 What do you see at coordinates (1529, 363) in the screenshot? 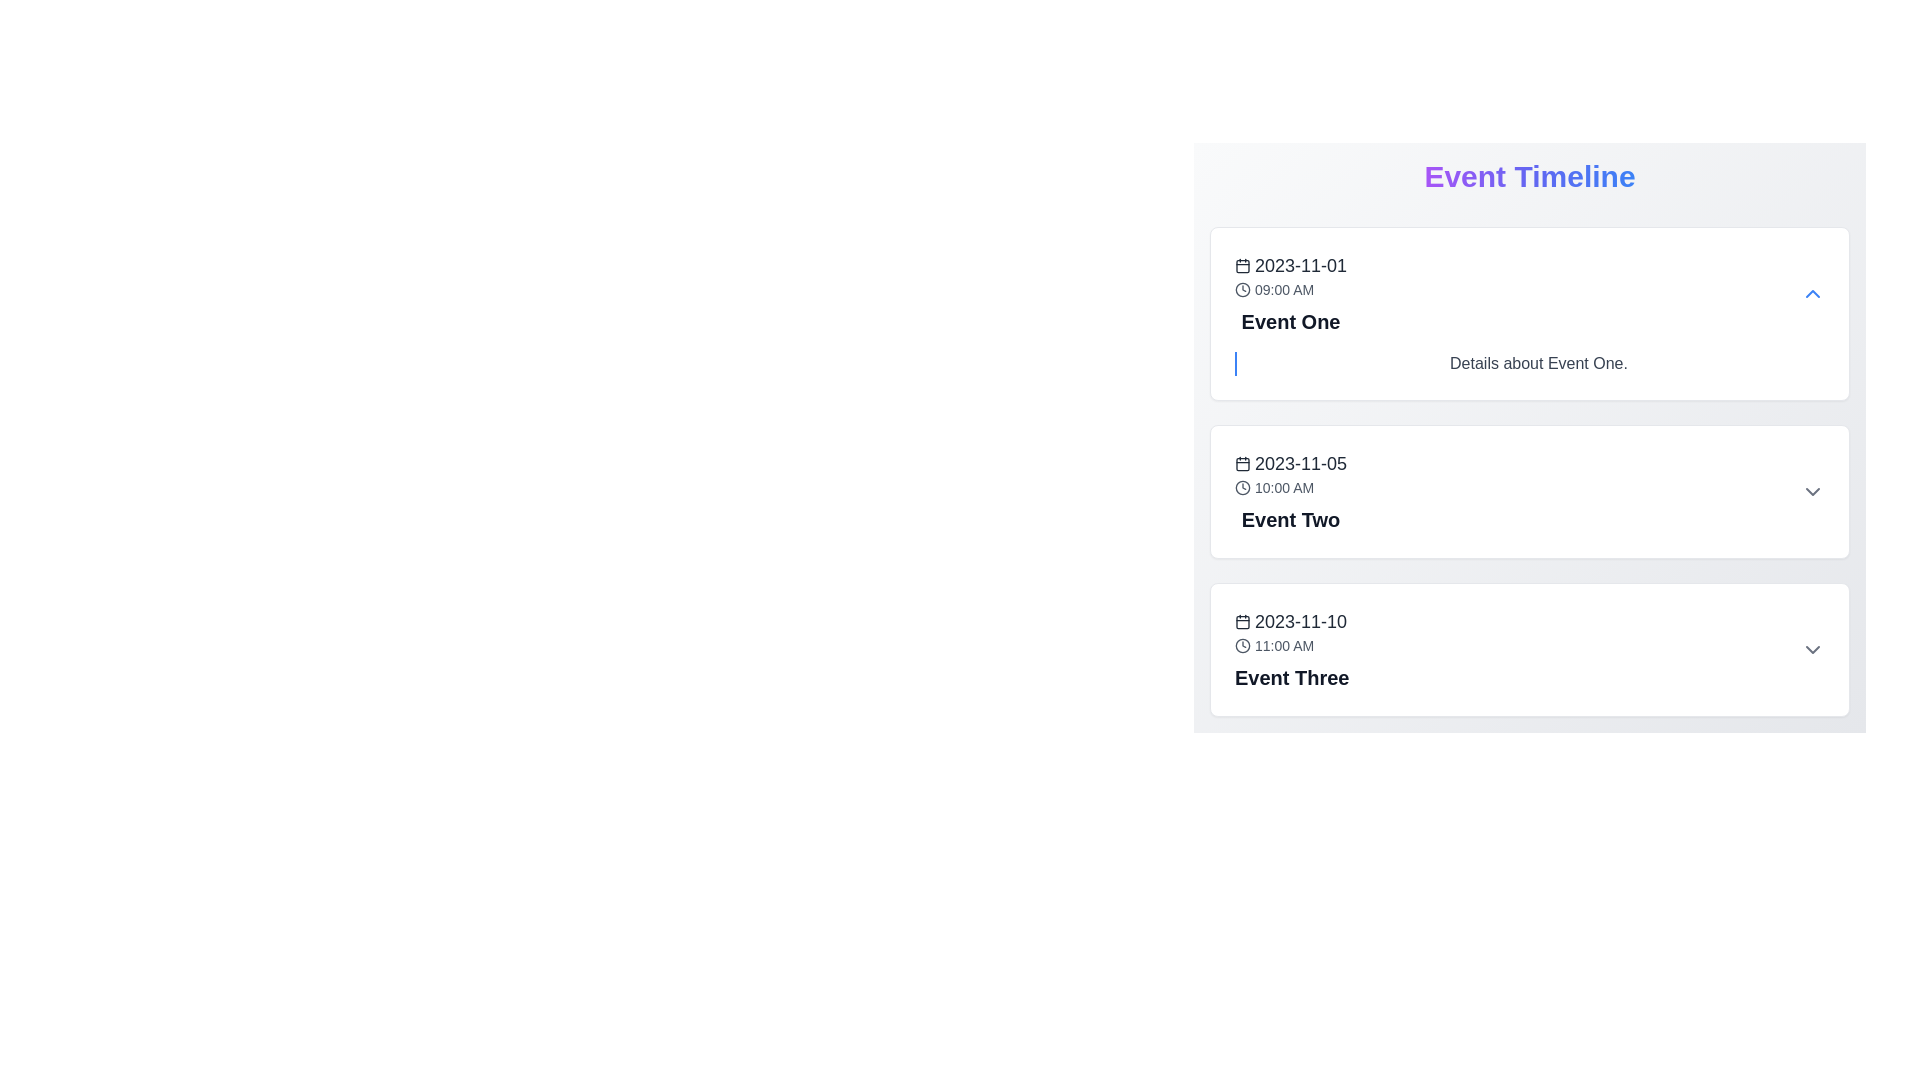
I see `the static text block that provides additional information about 'Event One', located below the main title and description within the event card` at bounding box center [1529, 363].